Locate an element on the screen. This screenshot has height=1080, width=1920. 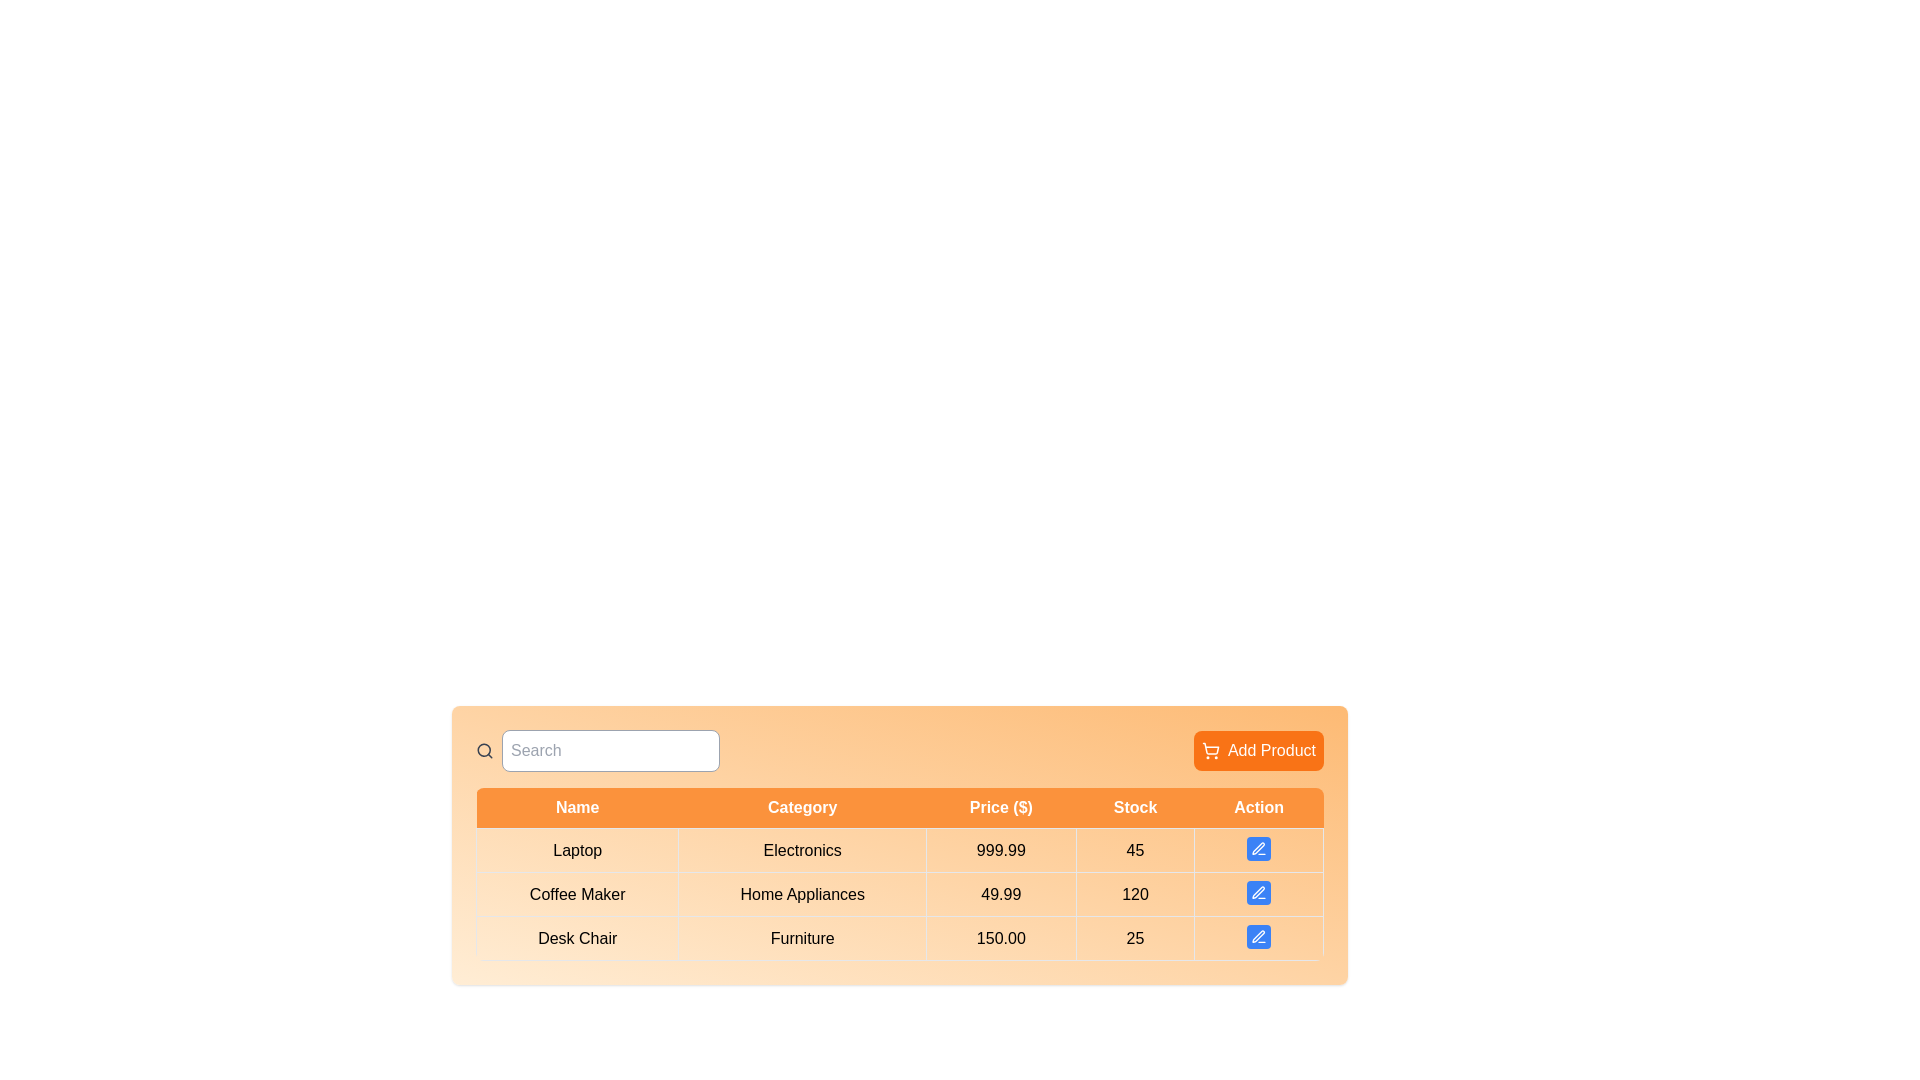
the static text field that labels or describes the name of the product, located in the first cell of the last row of a table-like grid structure is located at coordinates (576, 938).